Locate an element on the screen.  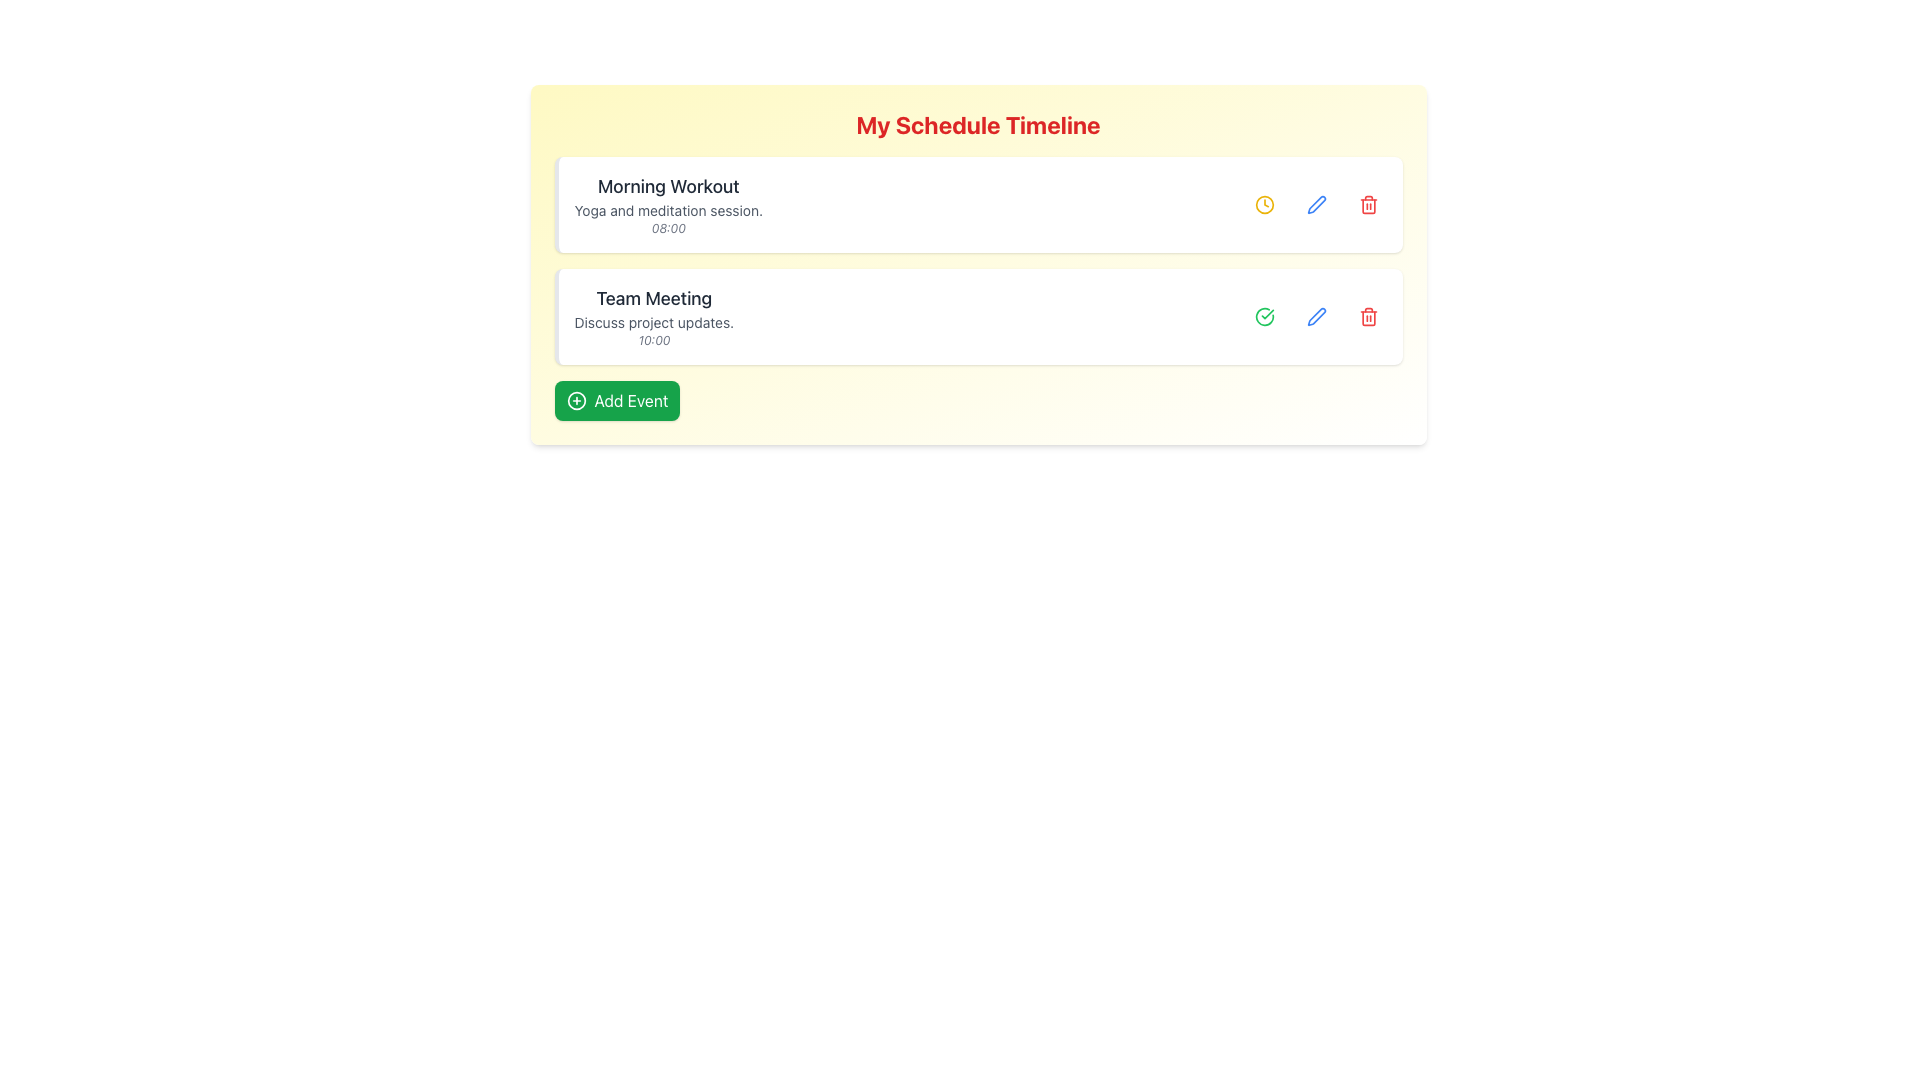
the small red trash icon located on the right side of the second item in a vertically stacked list to initiate the delete action is located at coordinates (1367, 315).